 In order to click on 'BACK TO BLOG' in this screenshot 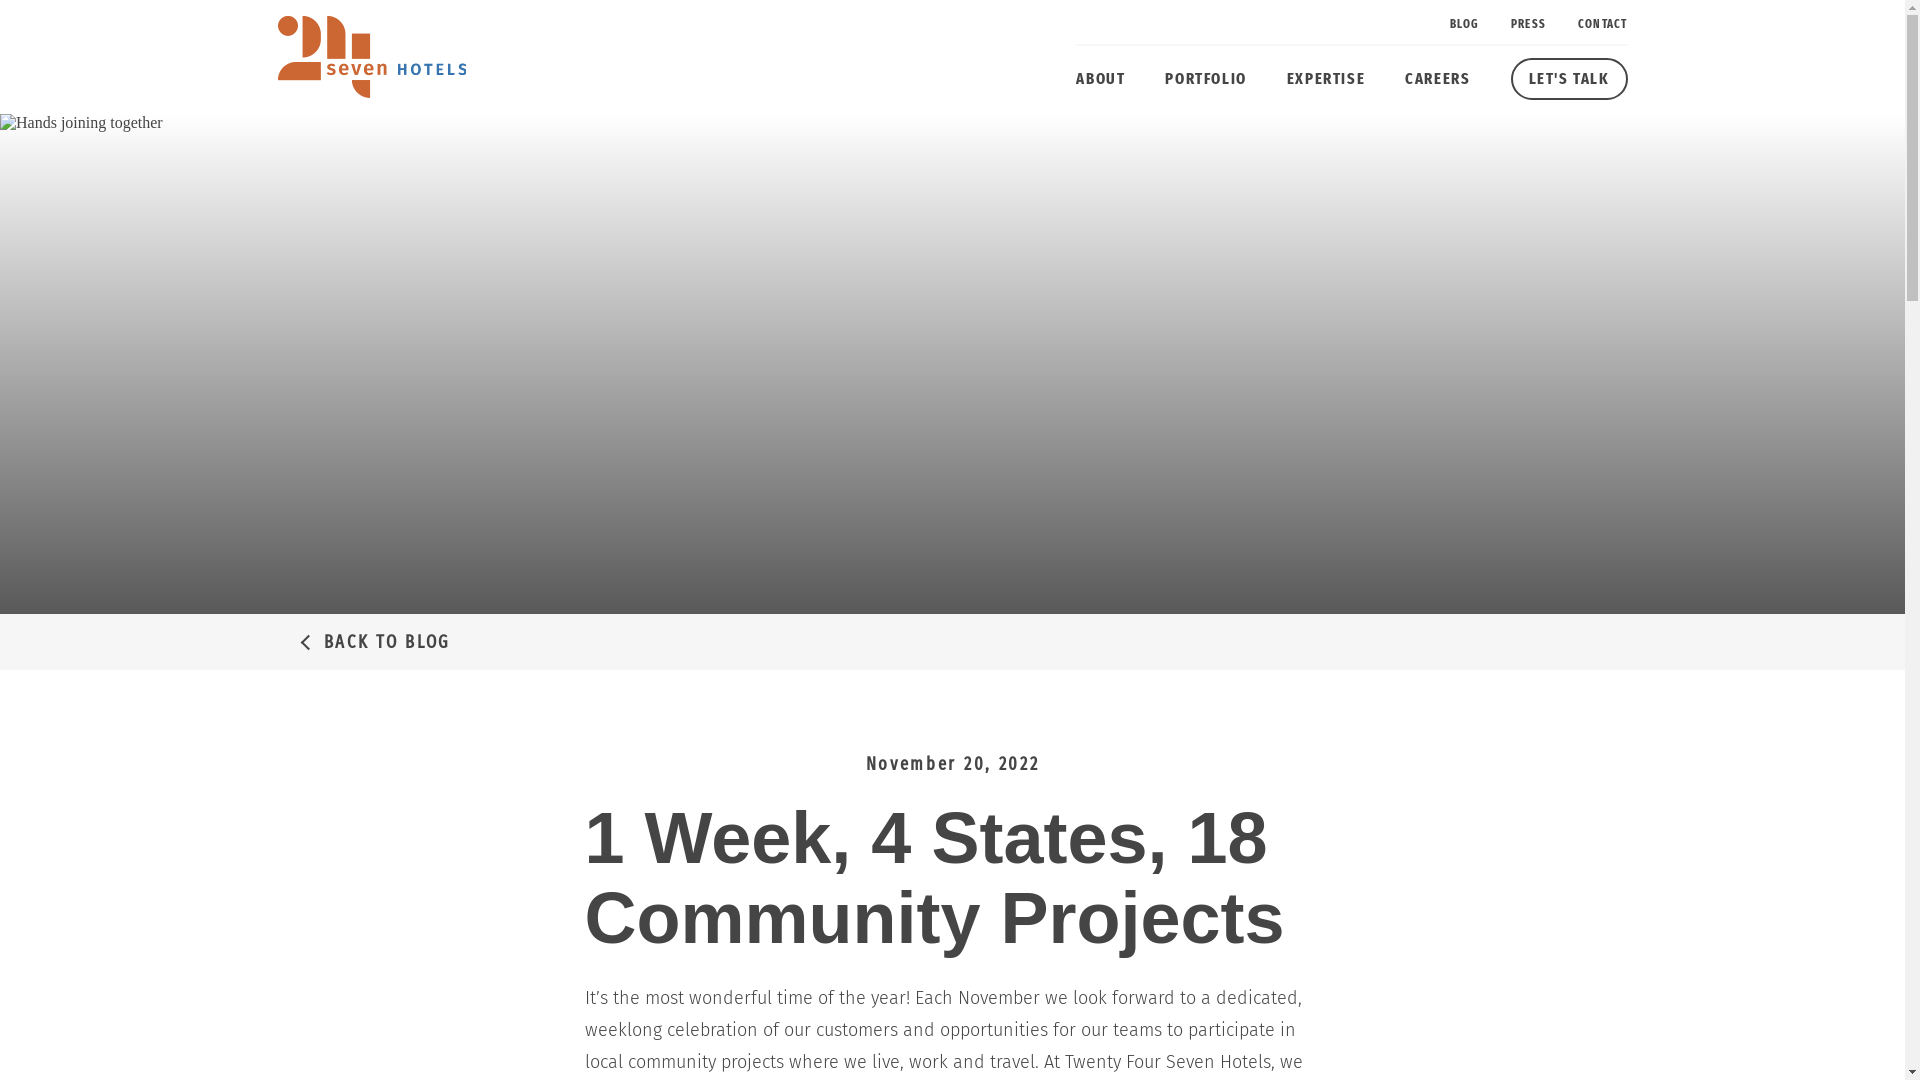, I will do `click(311, 641)`.